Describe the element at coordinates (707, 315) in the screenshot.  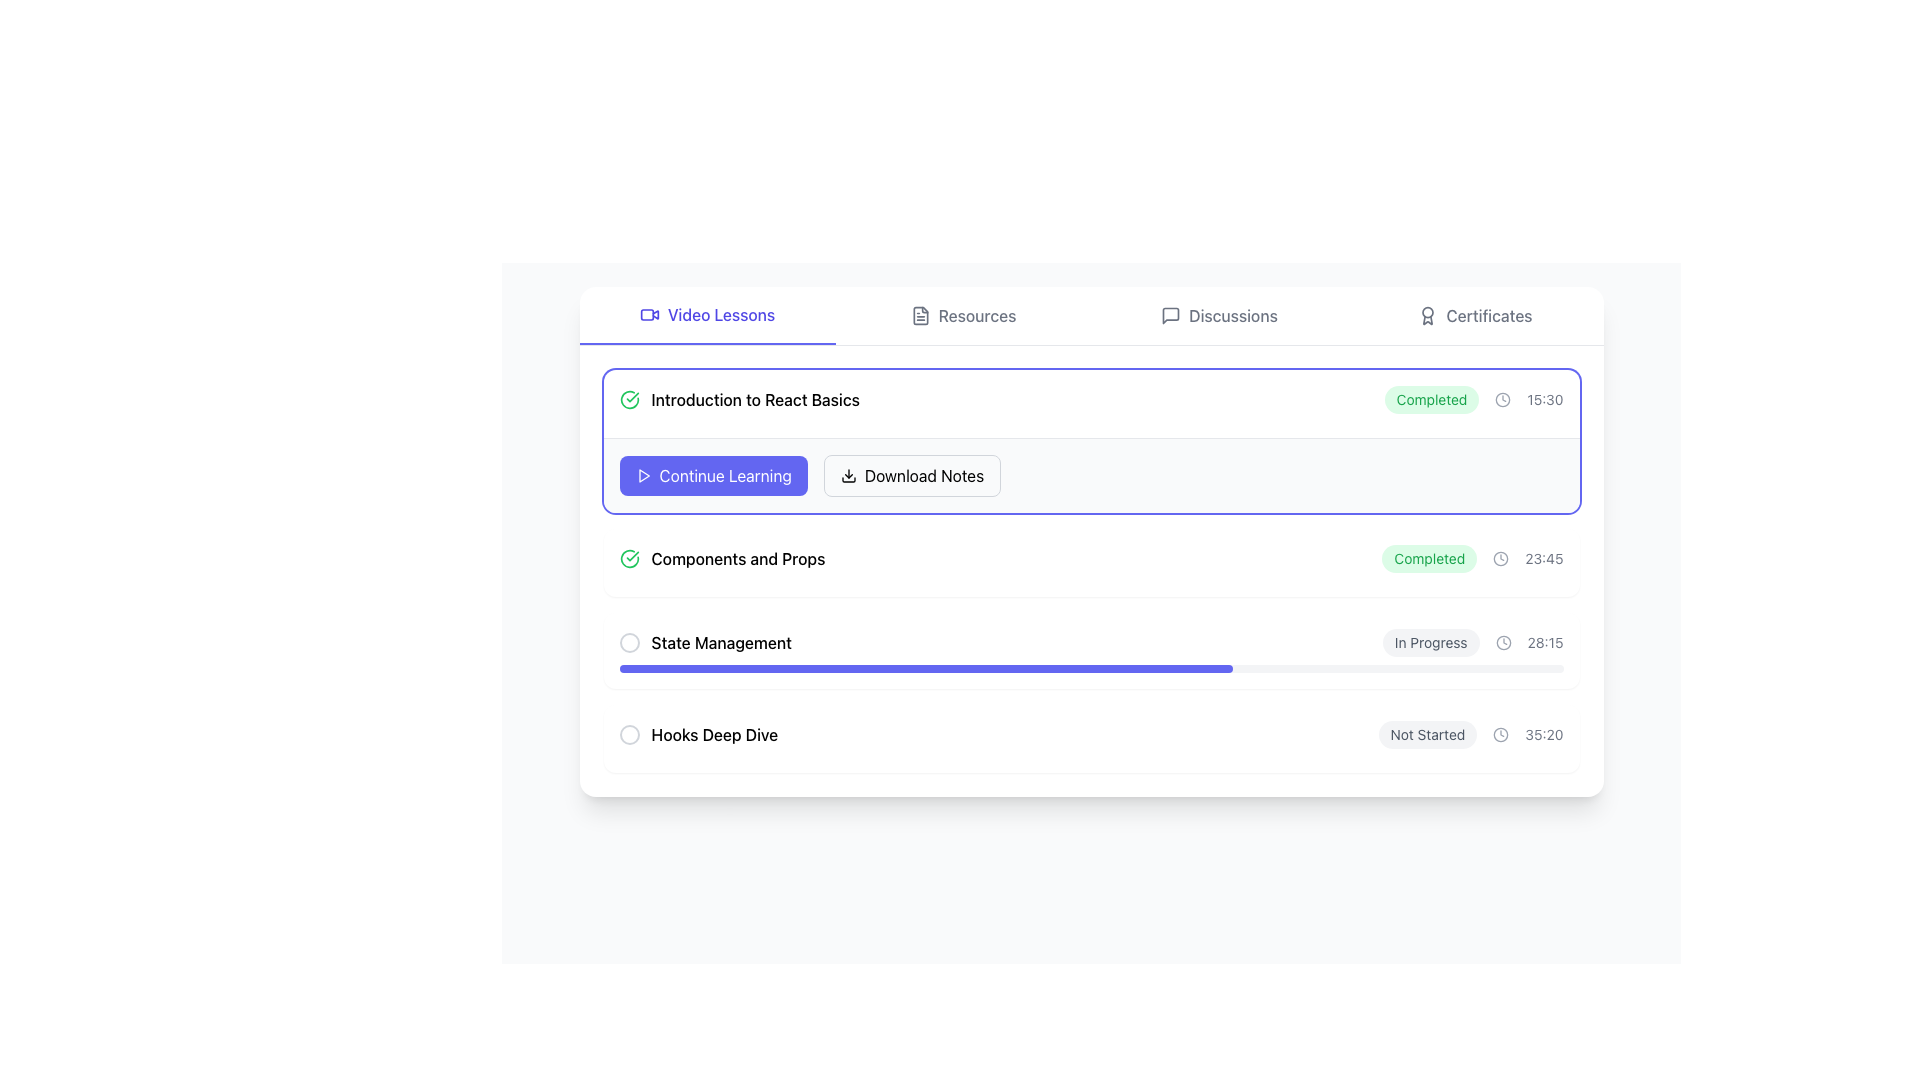
I see `the 'Video Lessons' navigation button located on the left side of the horizontal navigation bar` at that location.